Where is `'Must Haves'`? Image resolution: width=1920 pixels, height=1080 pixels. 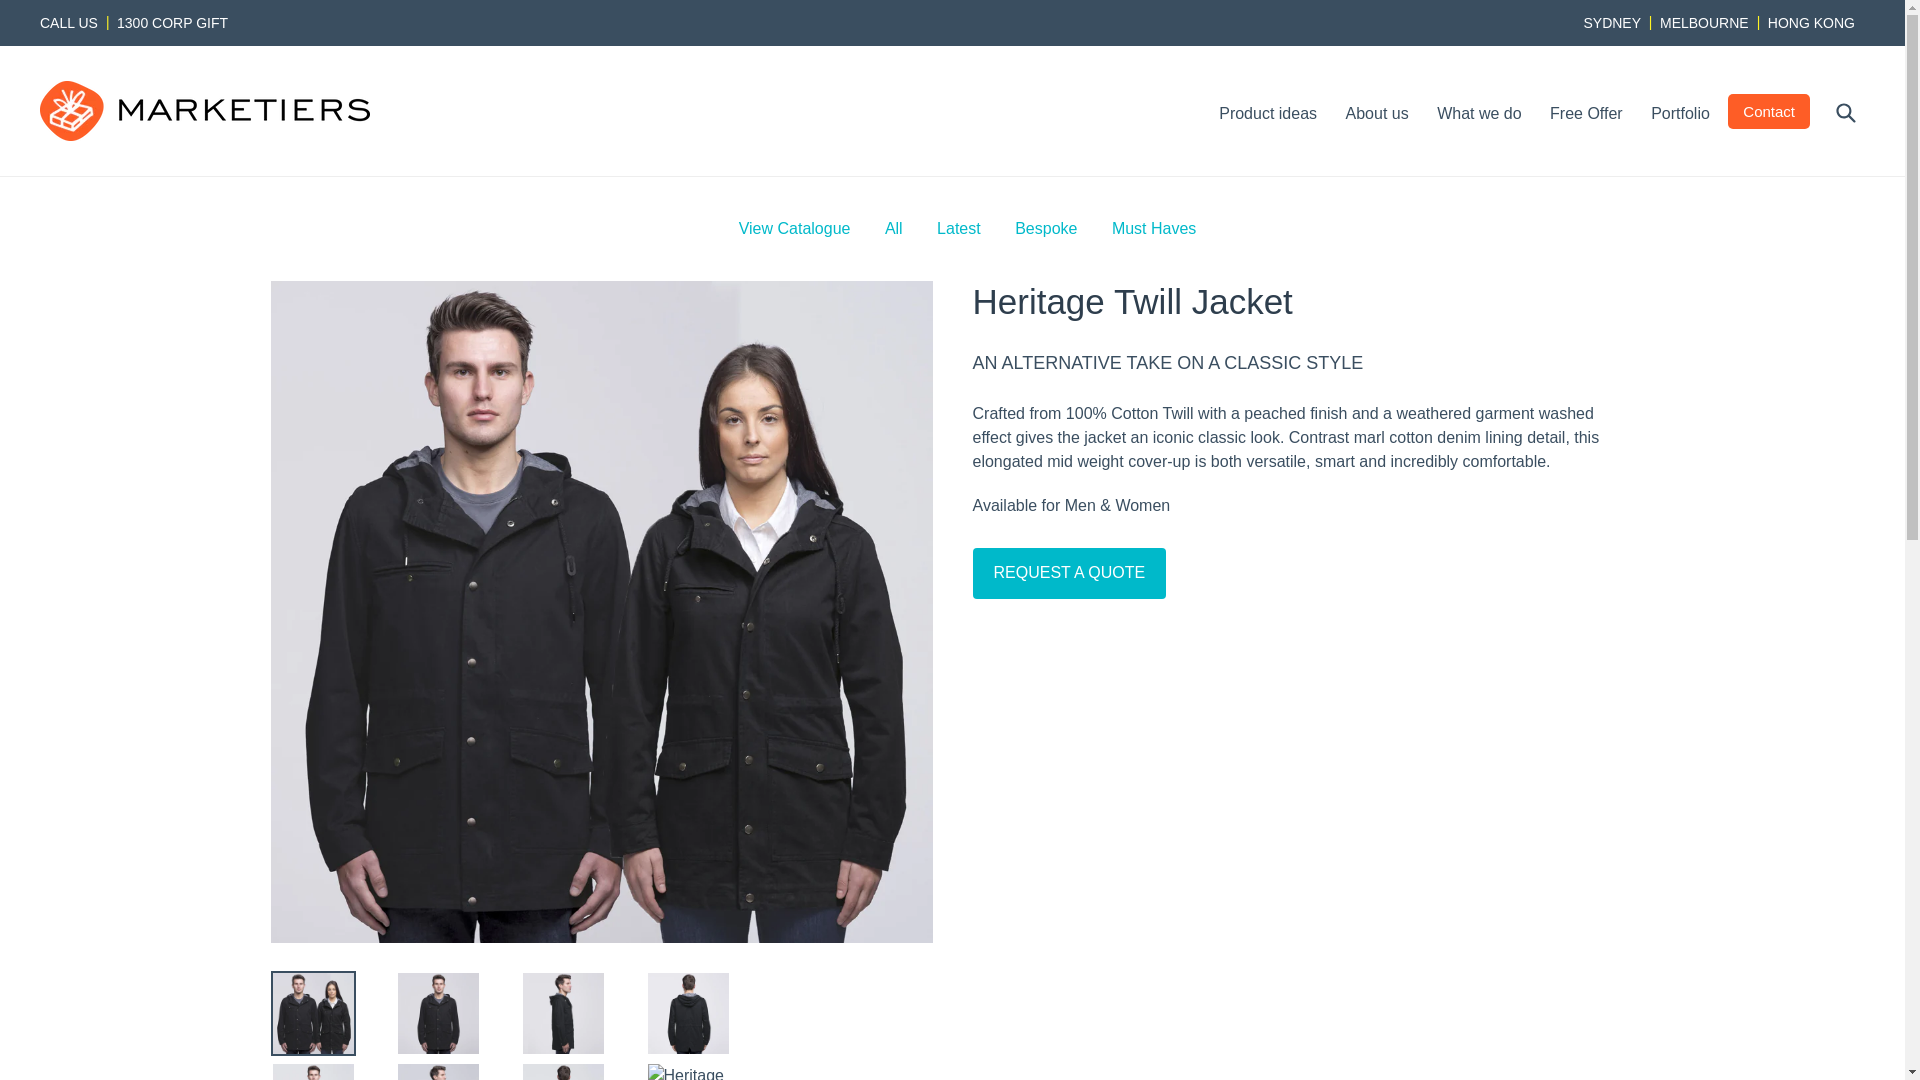 'Must Haves' is located at coordinates (1153, 227).